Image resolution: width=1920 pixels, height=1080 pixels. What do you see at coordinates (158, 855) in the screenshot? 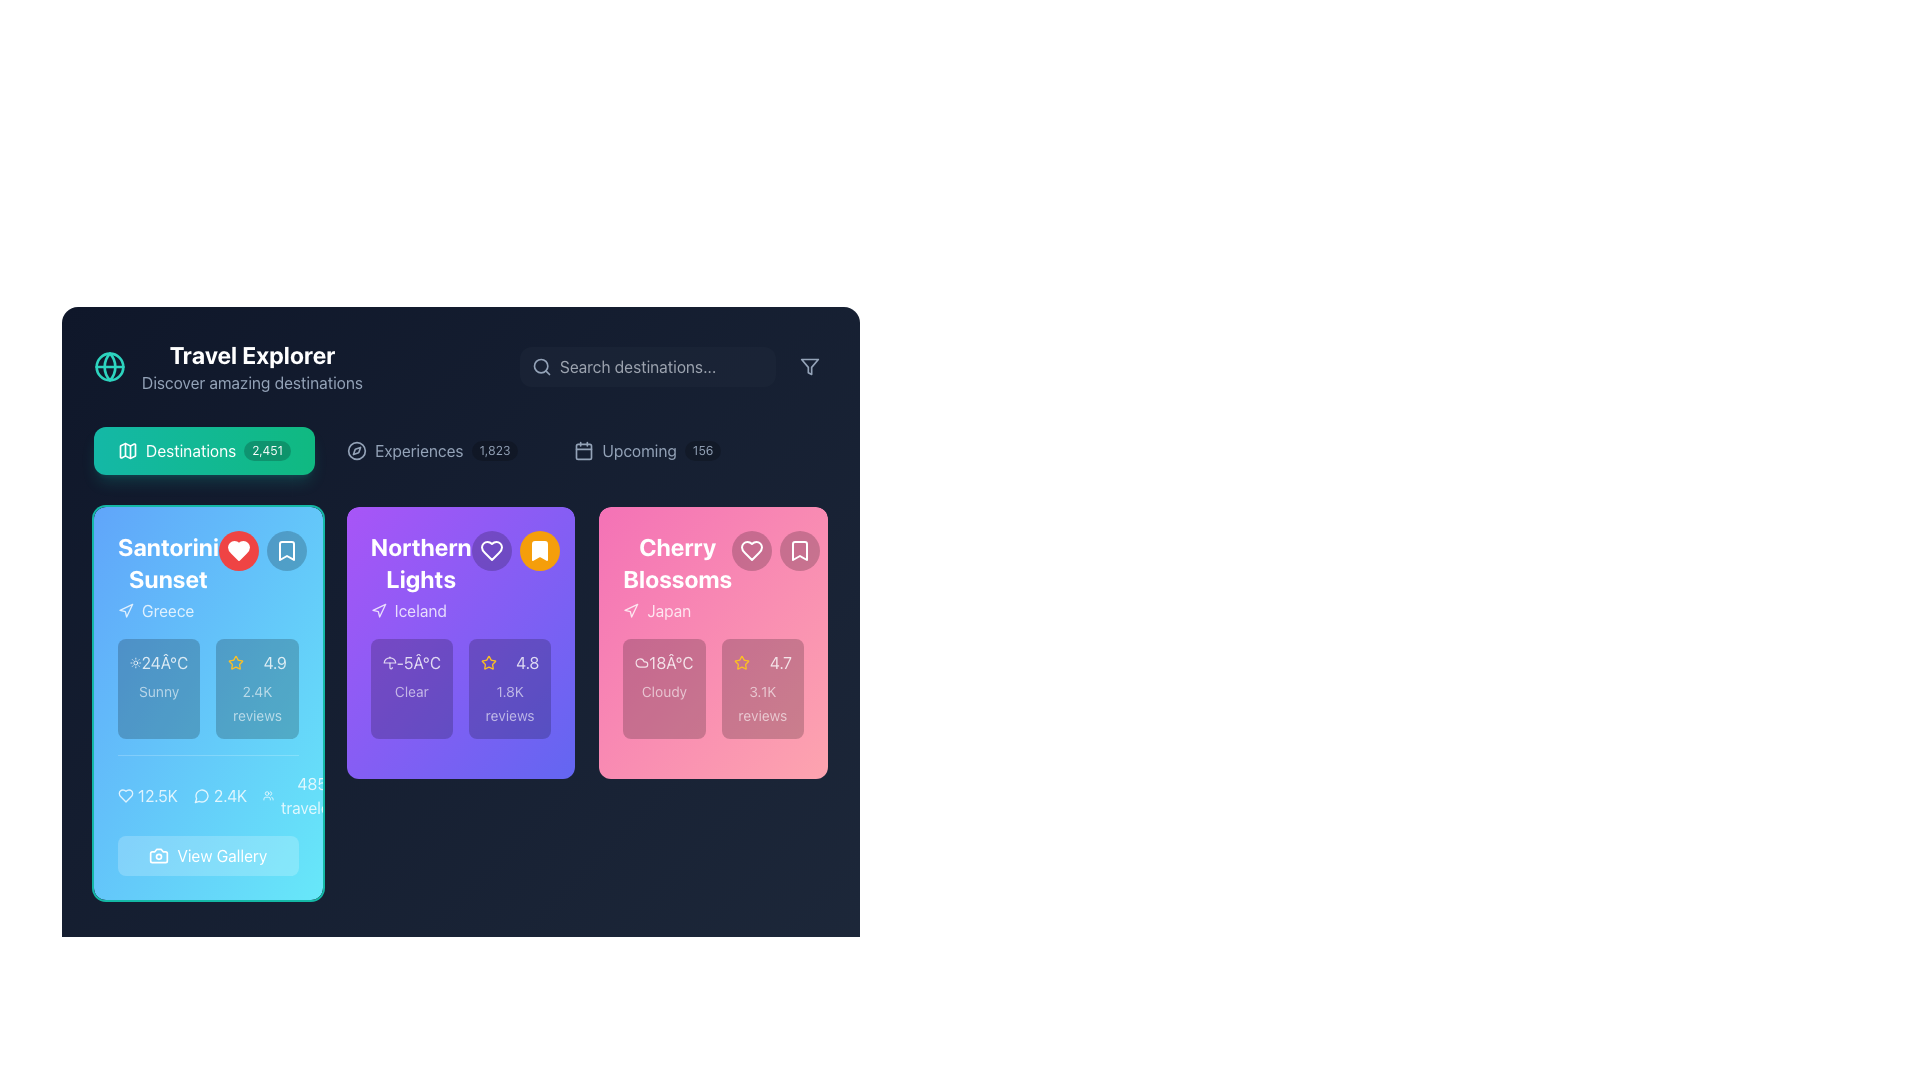
I see `the stylized camera icon located in the header area of the 'Santorini Sunset' card, which features a rounded rectangular body and a lens circle at its center` at bounding box center [158, 855].